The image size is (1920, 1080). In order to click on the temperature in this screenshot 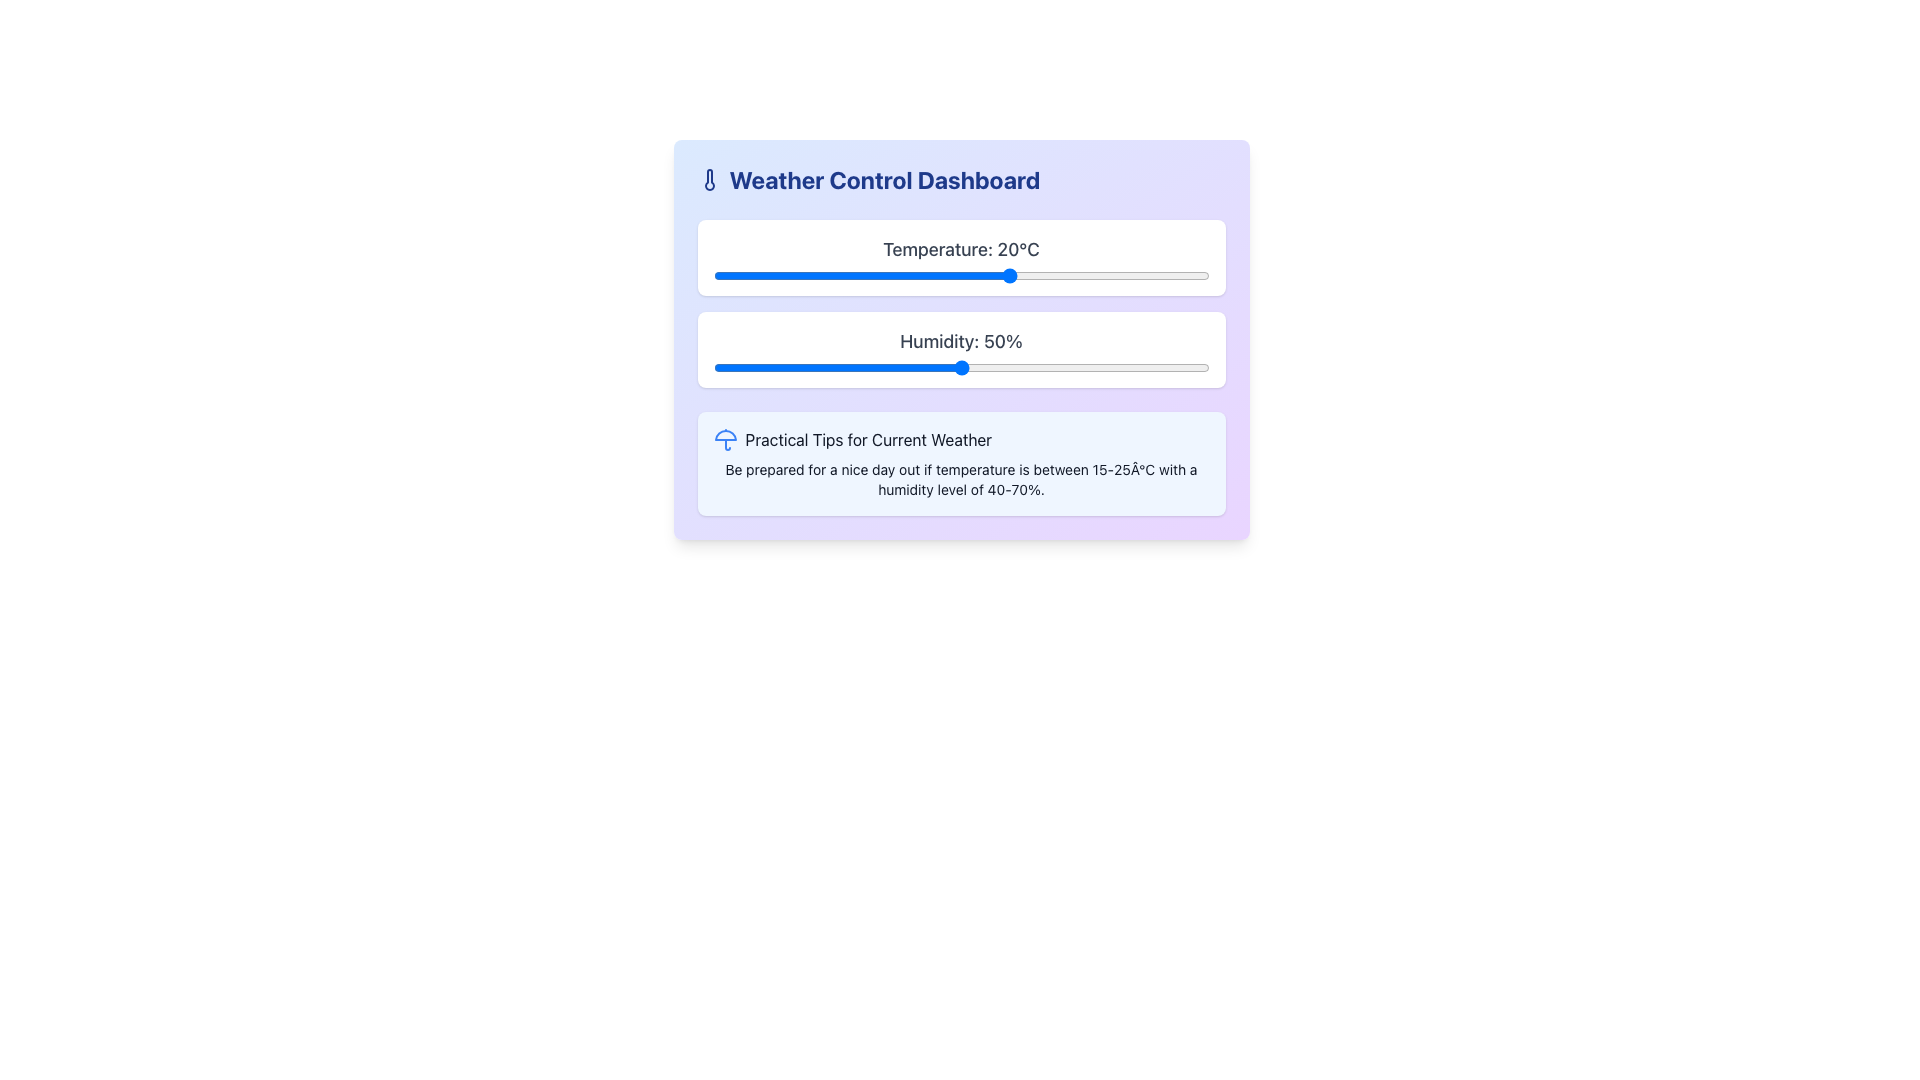, I will do `click(920, 276)`.